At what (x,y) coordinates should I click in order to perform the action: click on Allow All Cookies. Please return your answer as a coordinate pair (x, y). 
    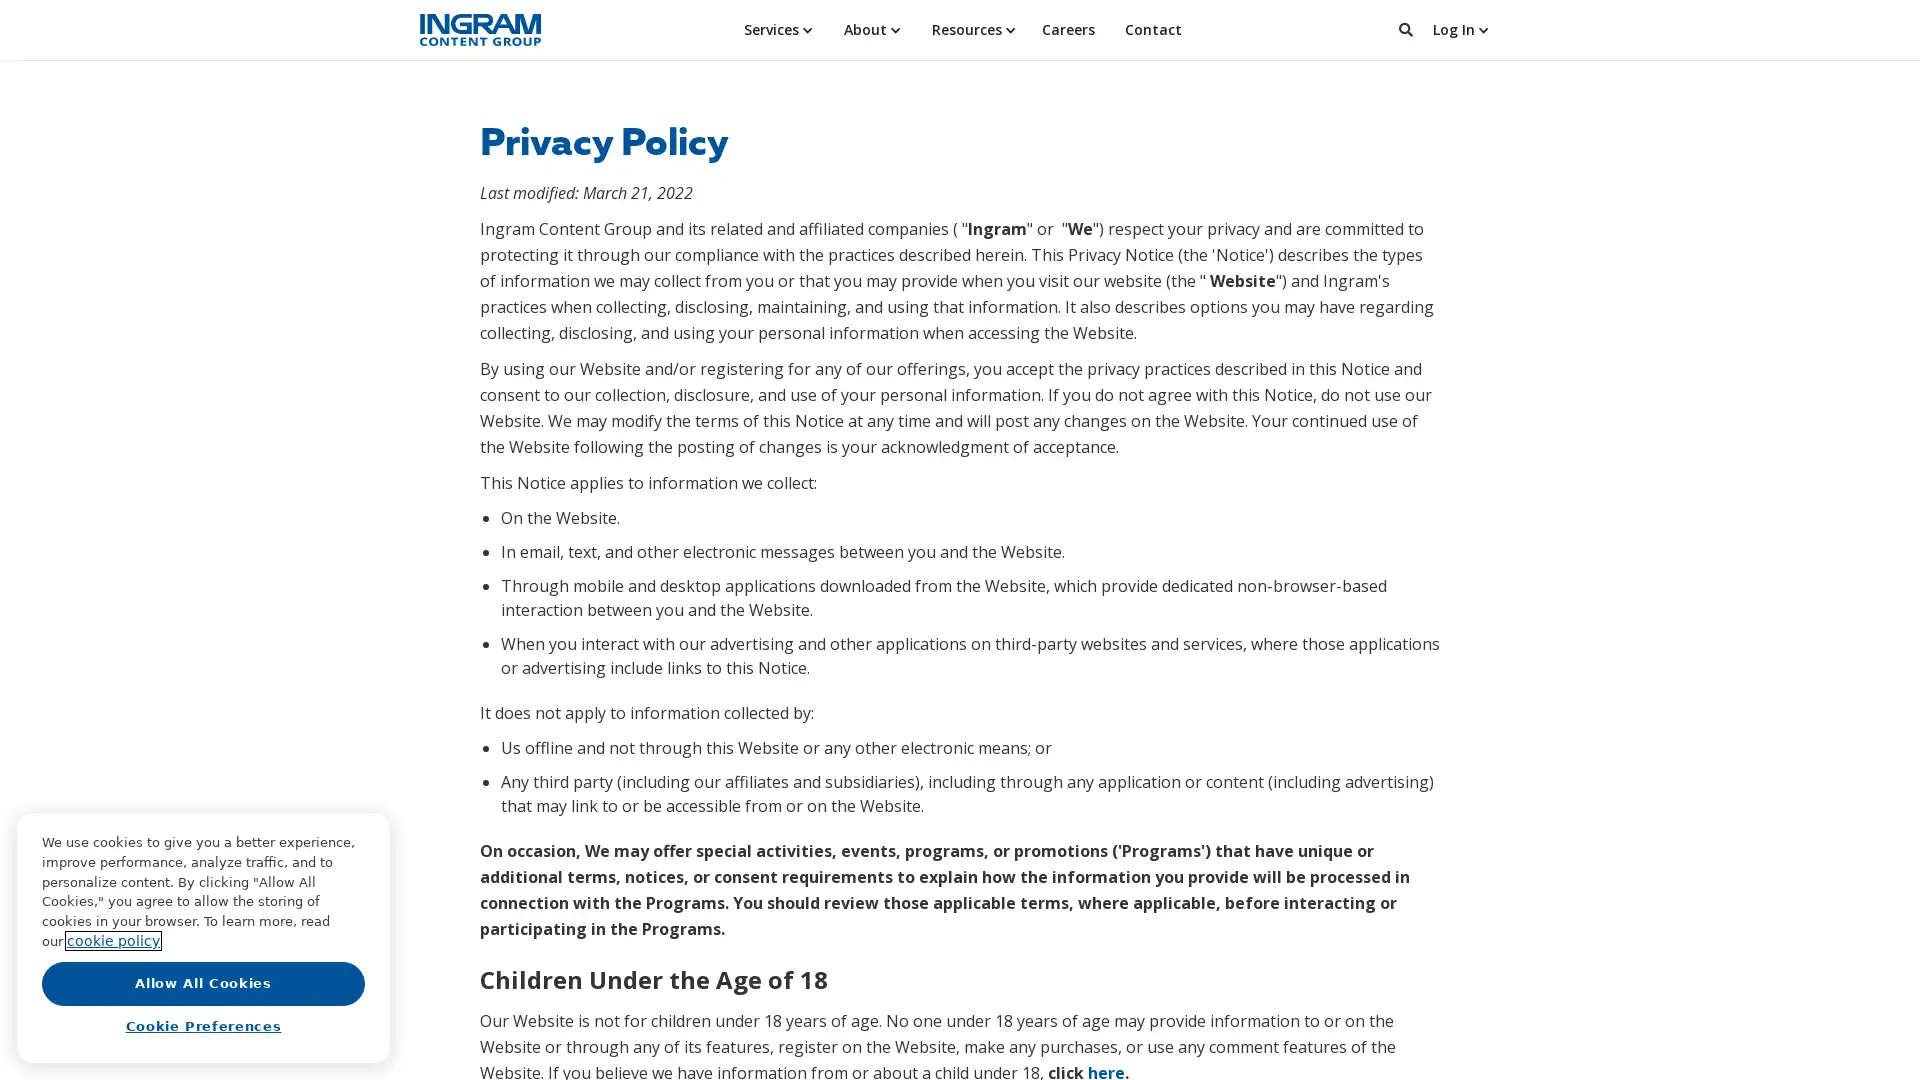
    Looking at the image, I should click on (203, 982).